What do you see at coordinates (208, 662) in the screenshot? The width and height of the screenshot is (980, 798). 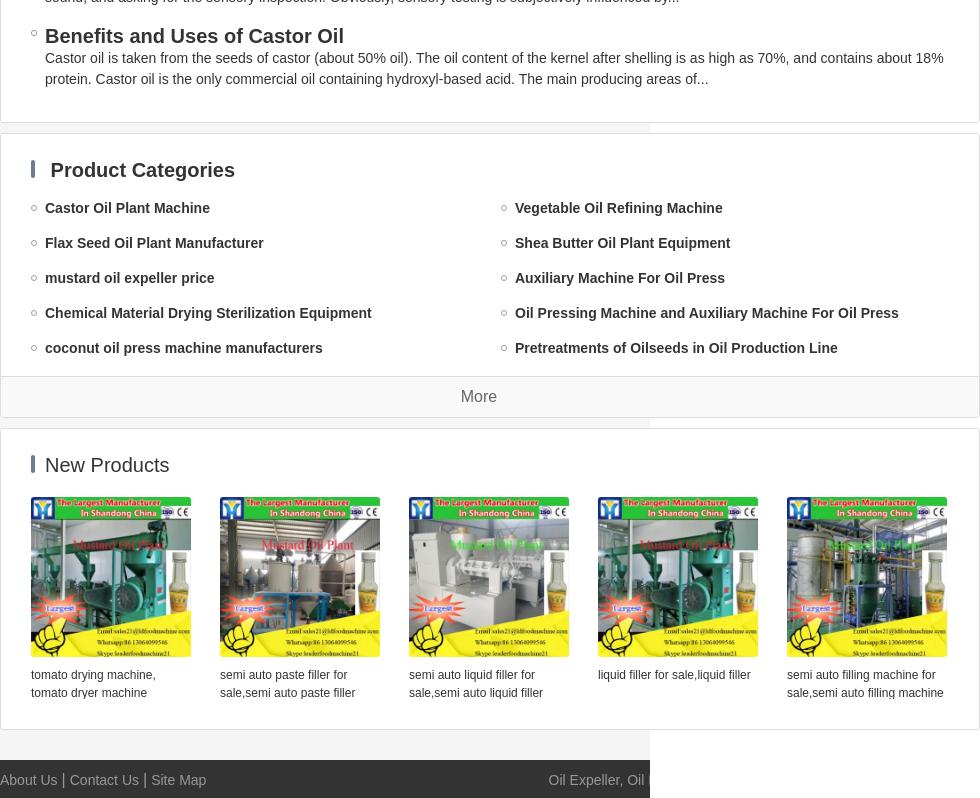 I see `'Corn Germ Oil Pressing Machine for Corn Oil Mill'` at bounding box center [208, 662].